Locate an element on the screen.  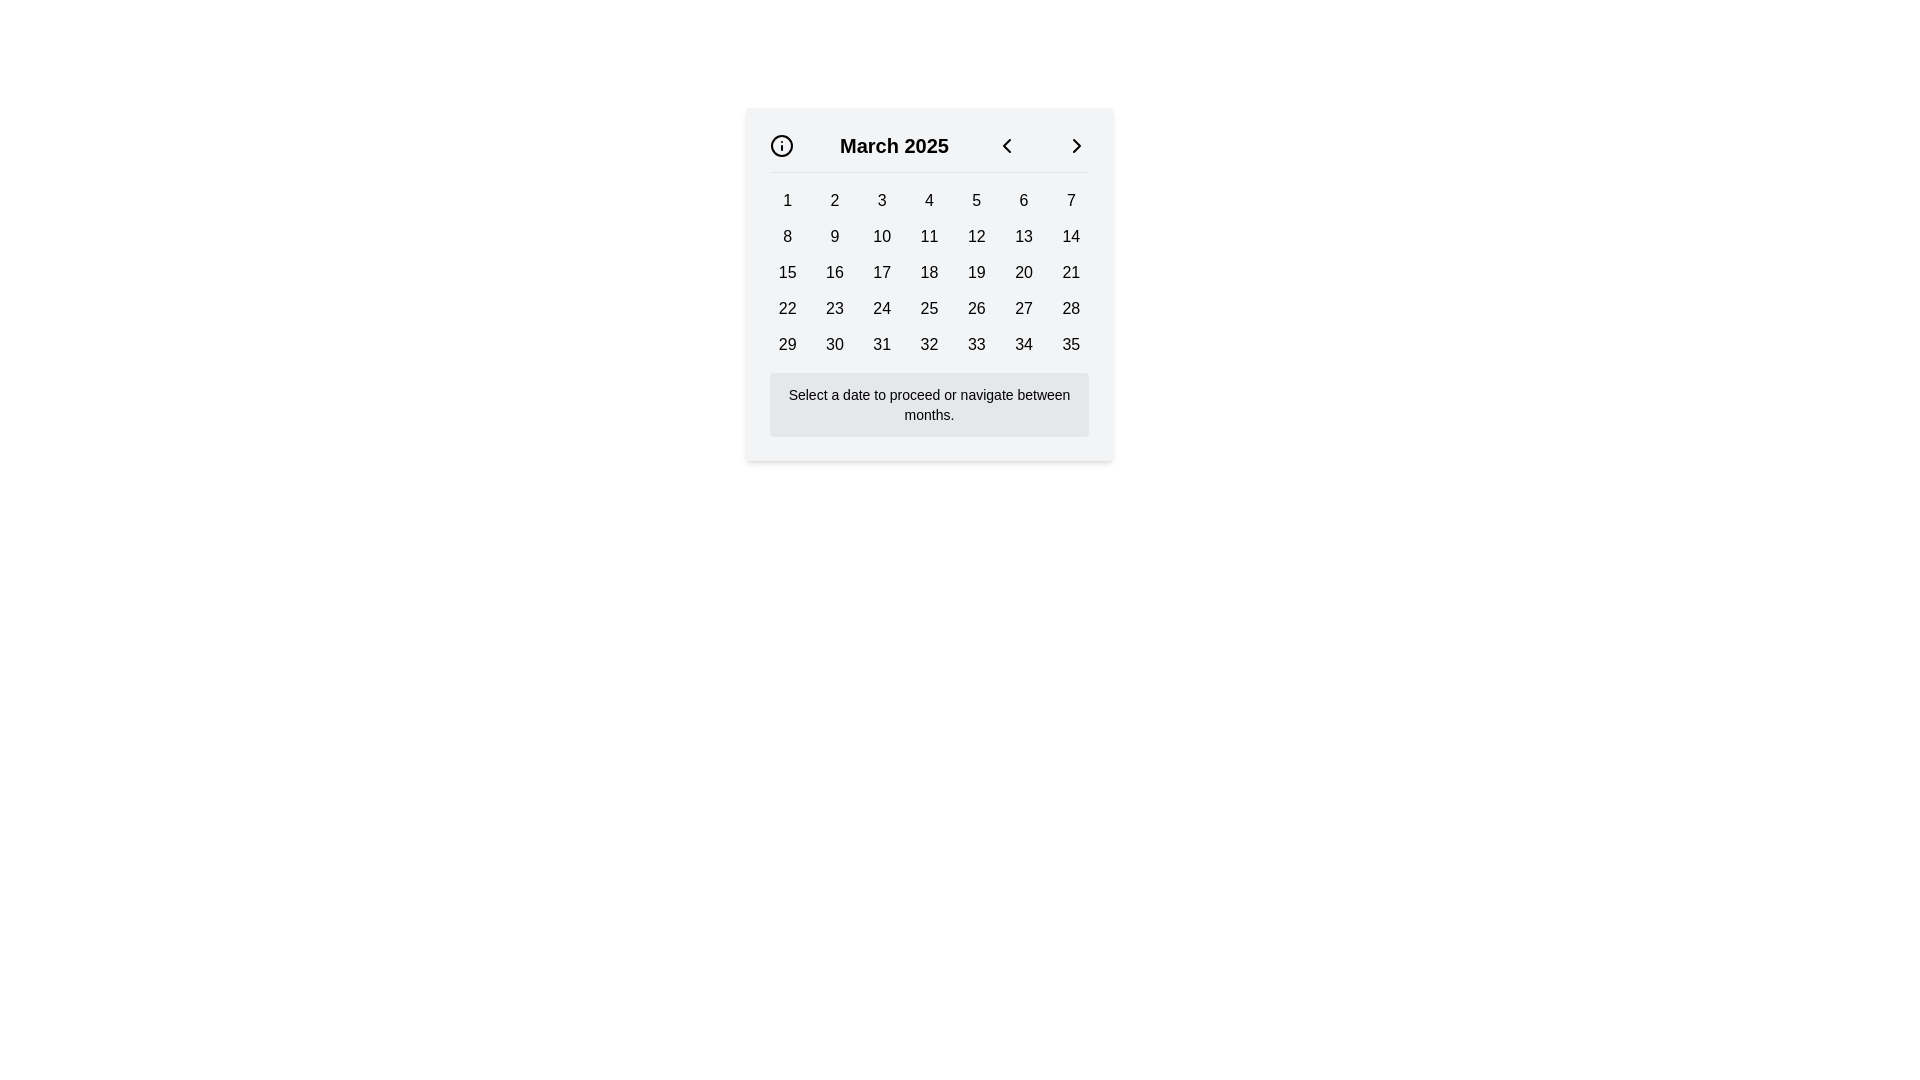
the button labeled '6' in the calendar for the month of March 2025, located in the first row of buttons, immediately to the right of button '5' is located at coordinates (1024, 200).